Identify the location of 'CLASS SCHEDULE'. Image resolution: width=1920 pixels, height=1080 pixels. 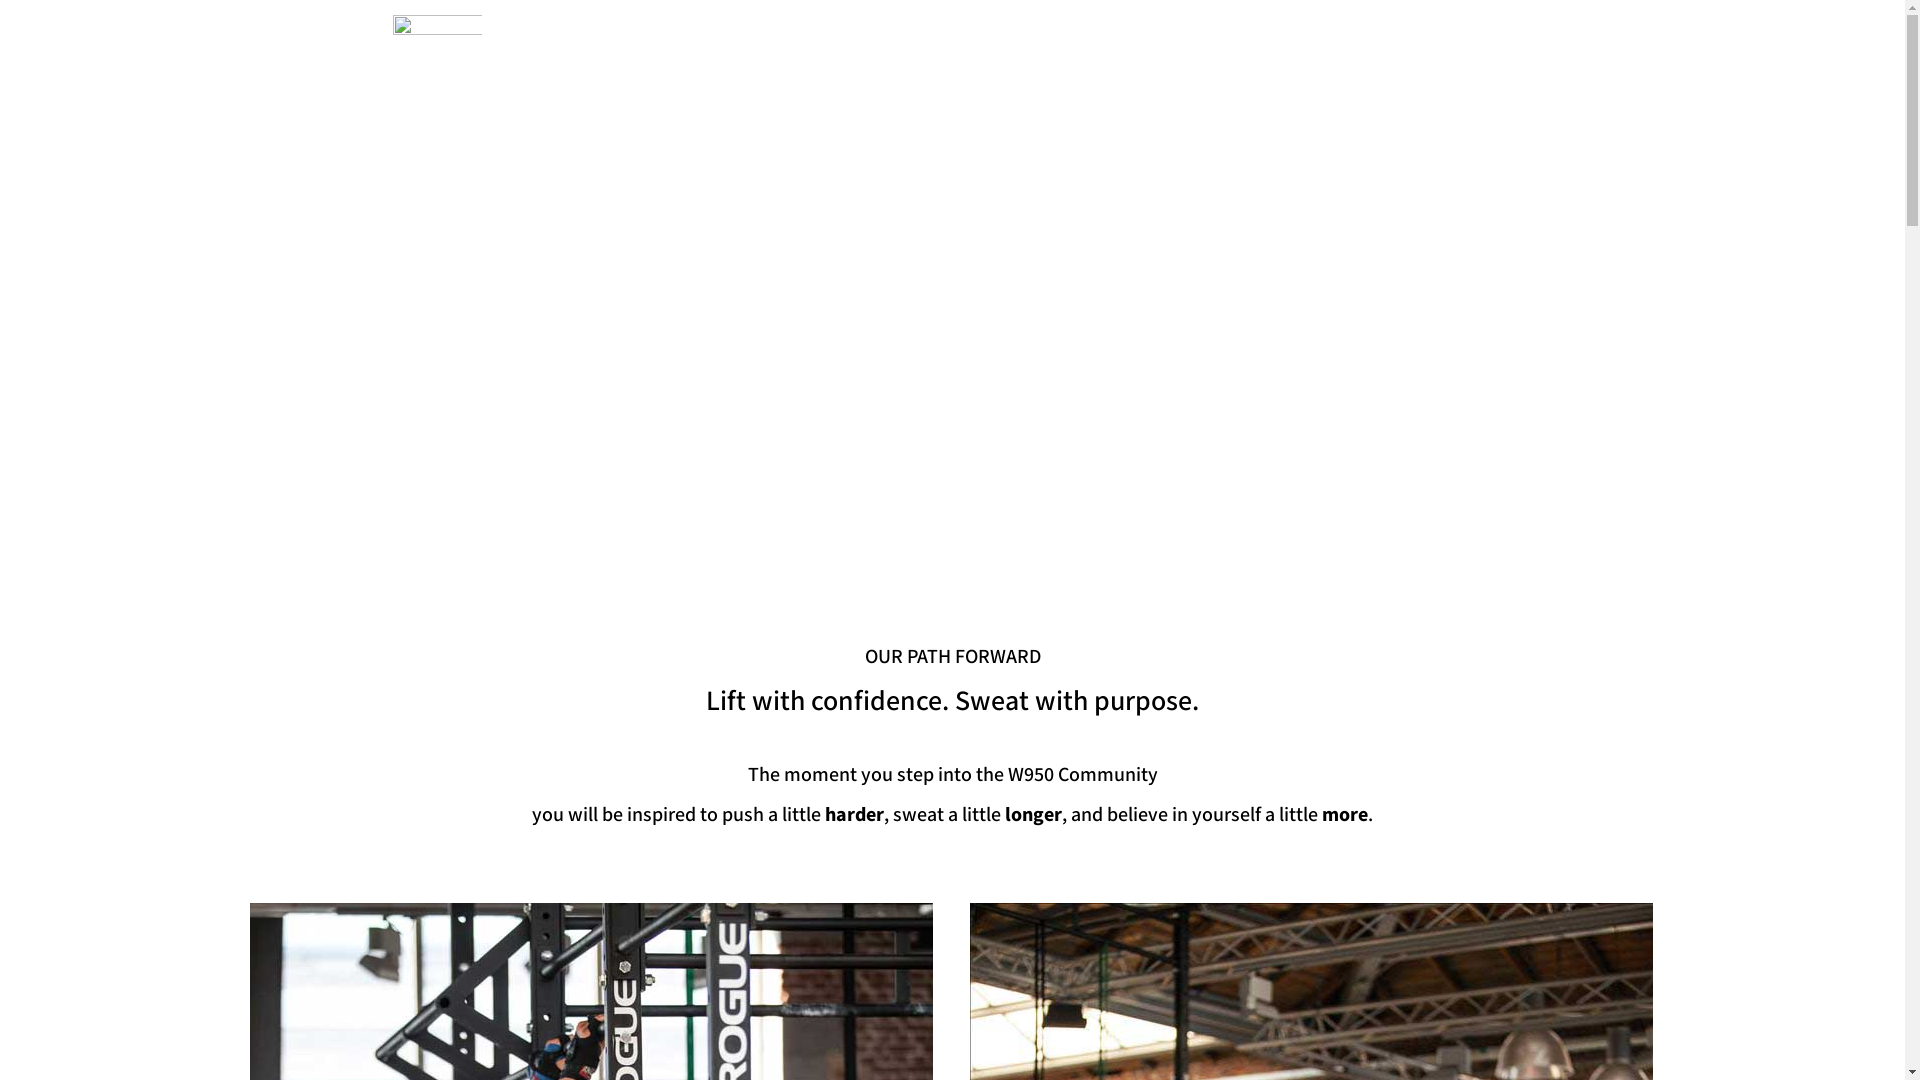
(1028, 38).